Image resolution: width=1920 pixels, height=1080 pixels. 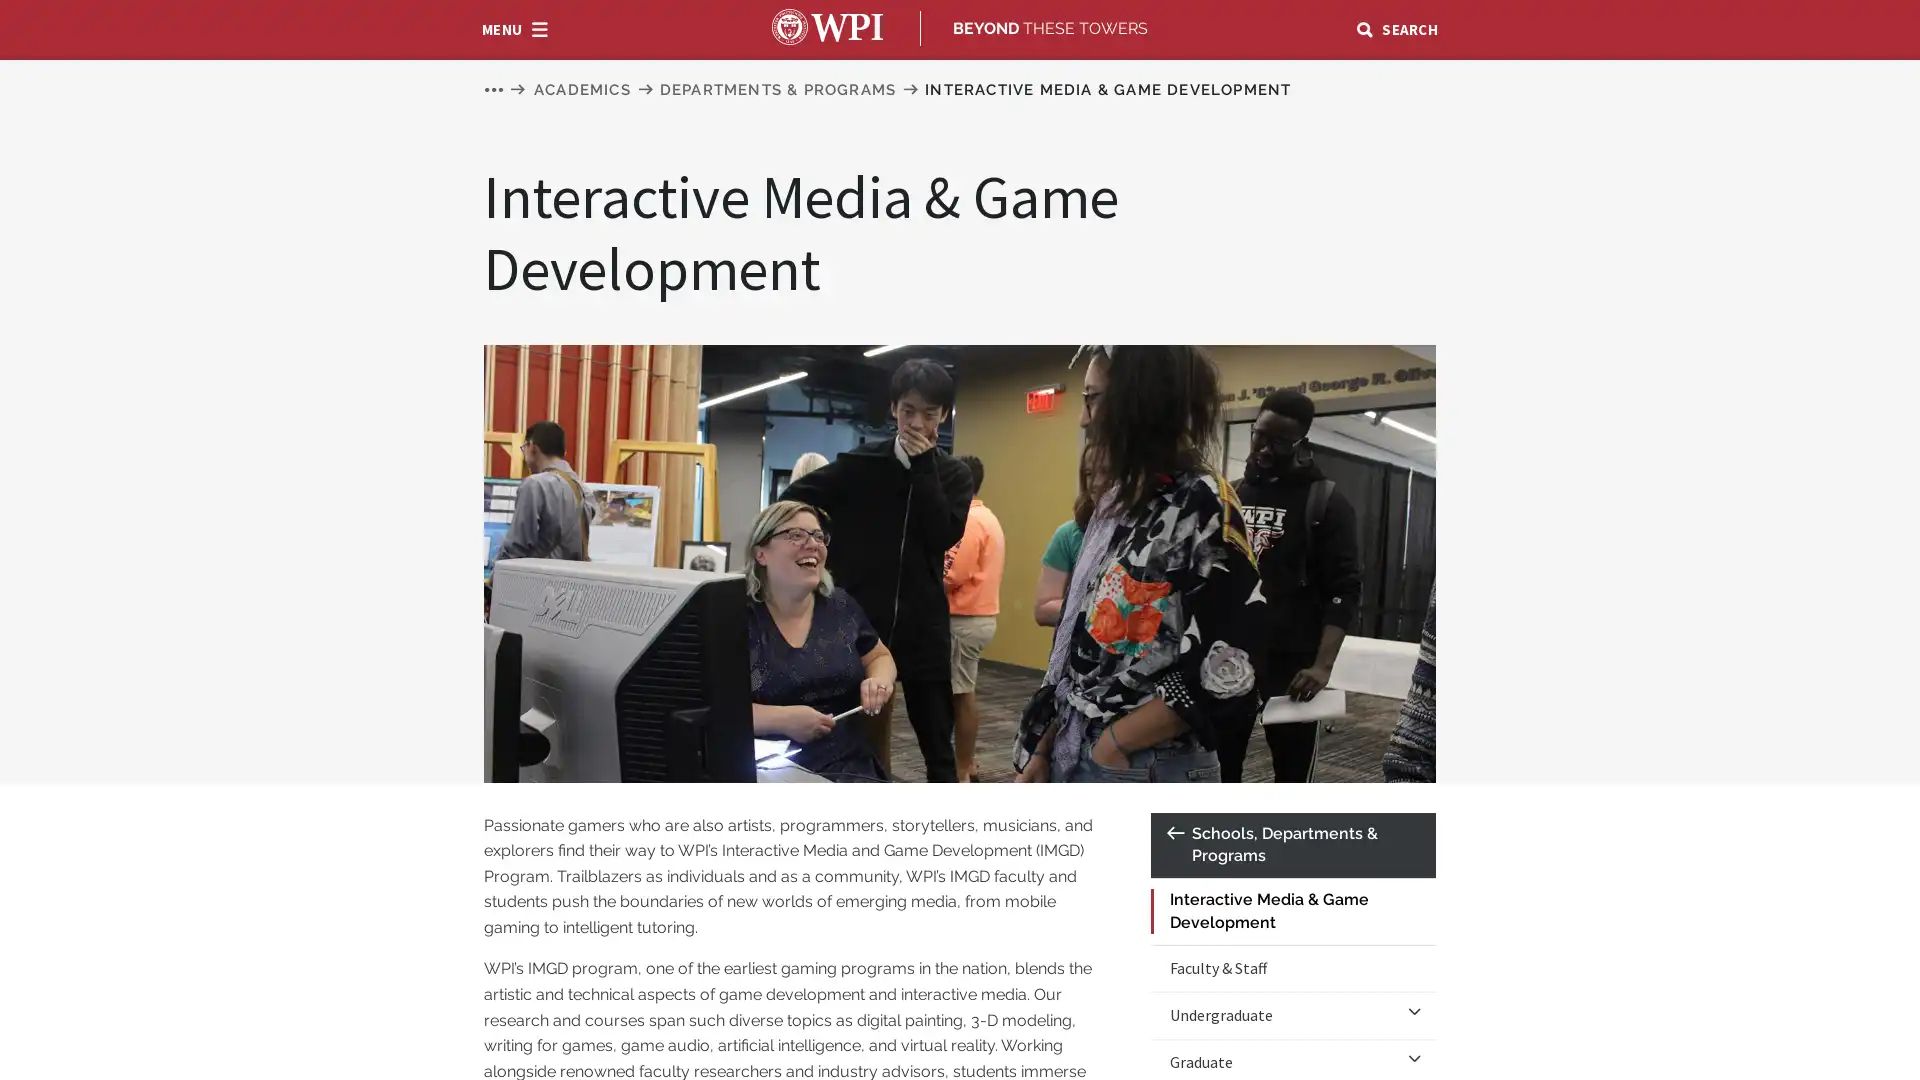 I want to click on MENU, so click(x=515, y=27).